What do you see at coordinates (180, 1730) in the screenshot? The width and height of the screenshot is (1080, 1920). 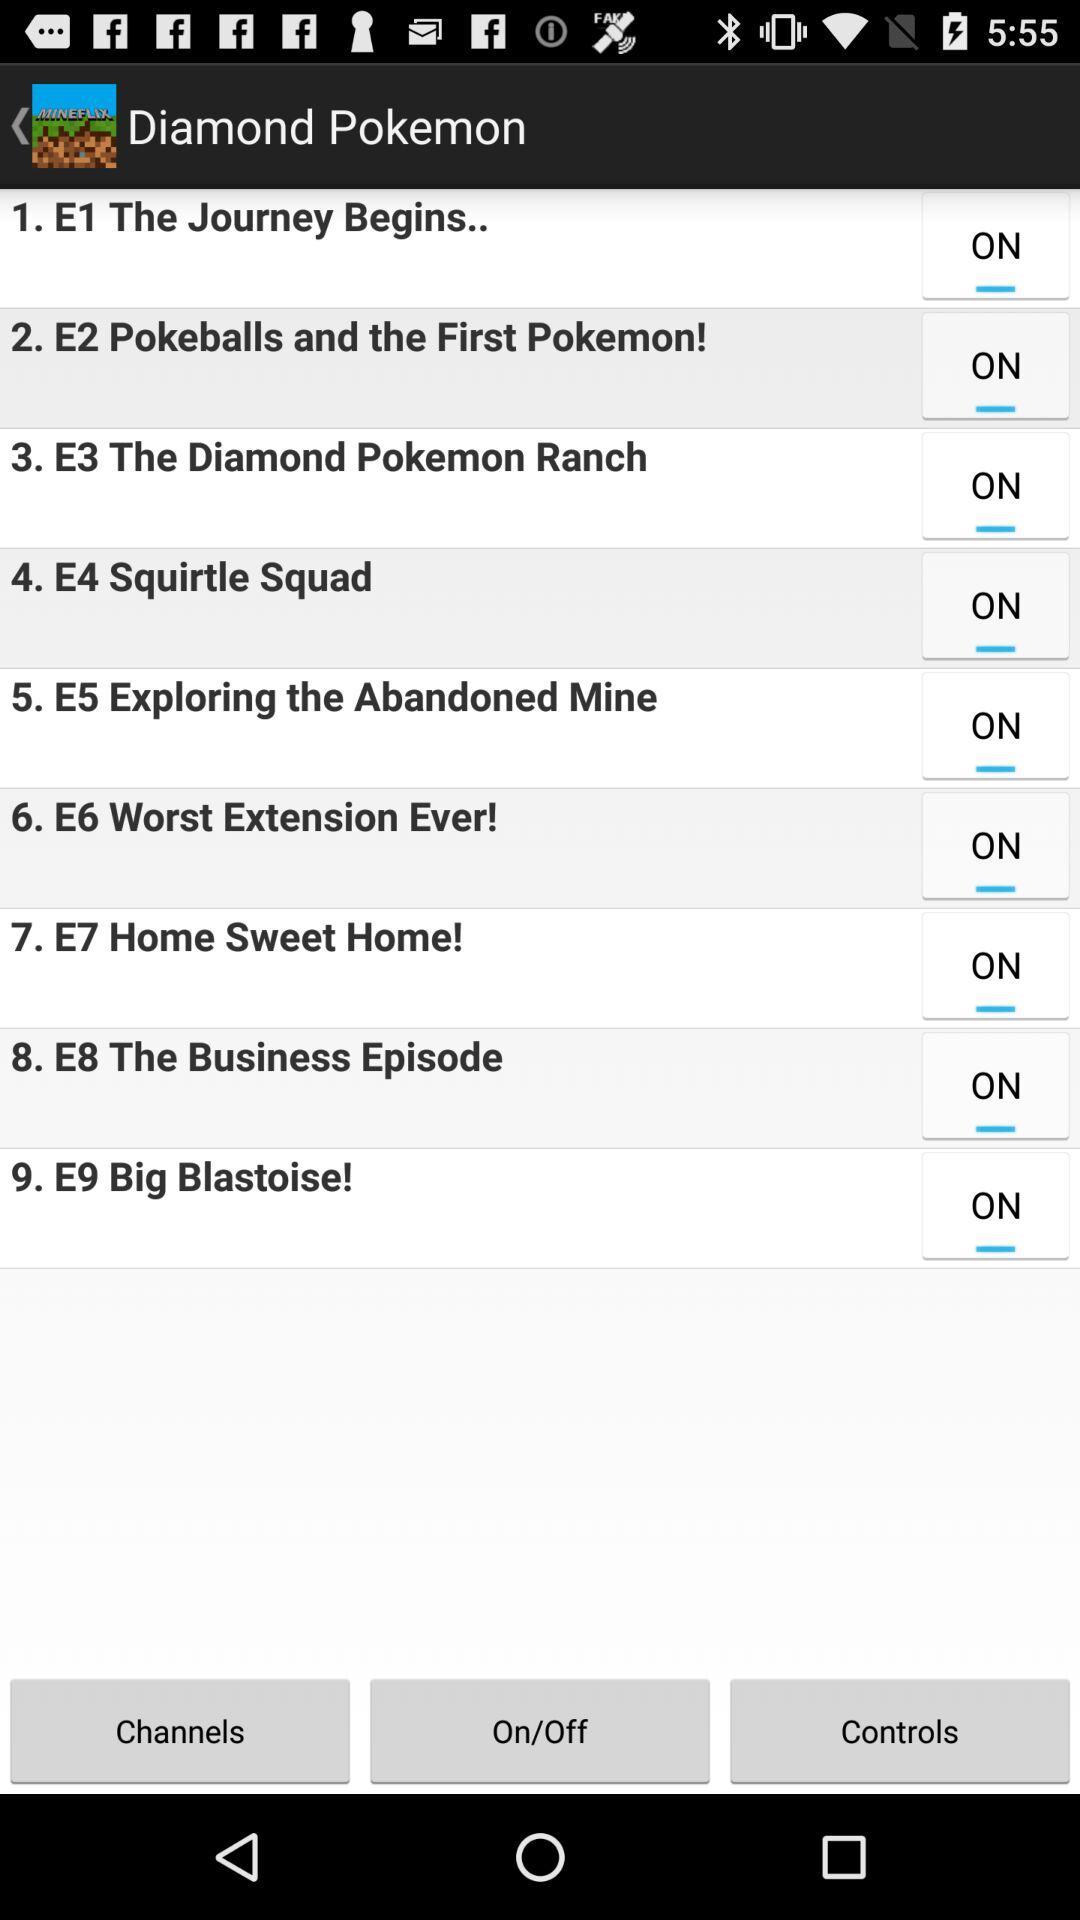 I see `channels at the bottom left corner` at bounding box center [180, 1730].